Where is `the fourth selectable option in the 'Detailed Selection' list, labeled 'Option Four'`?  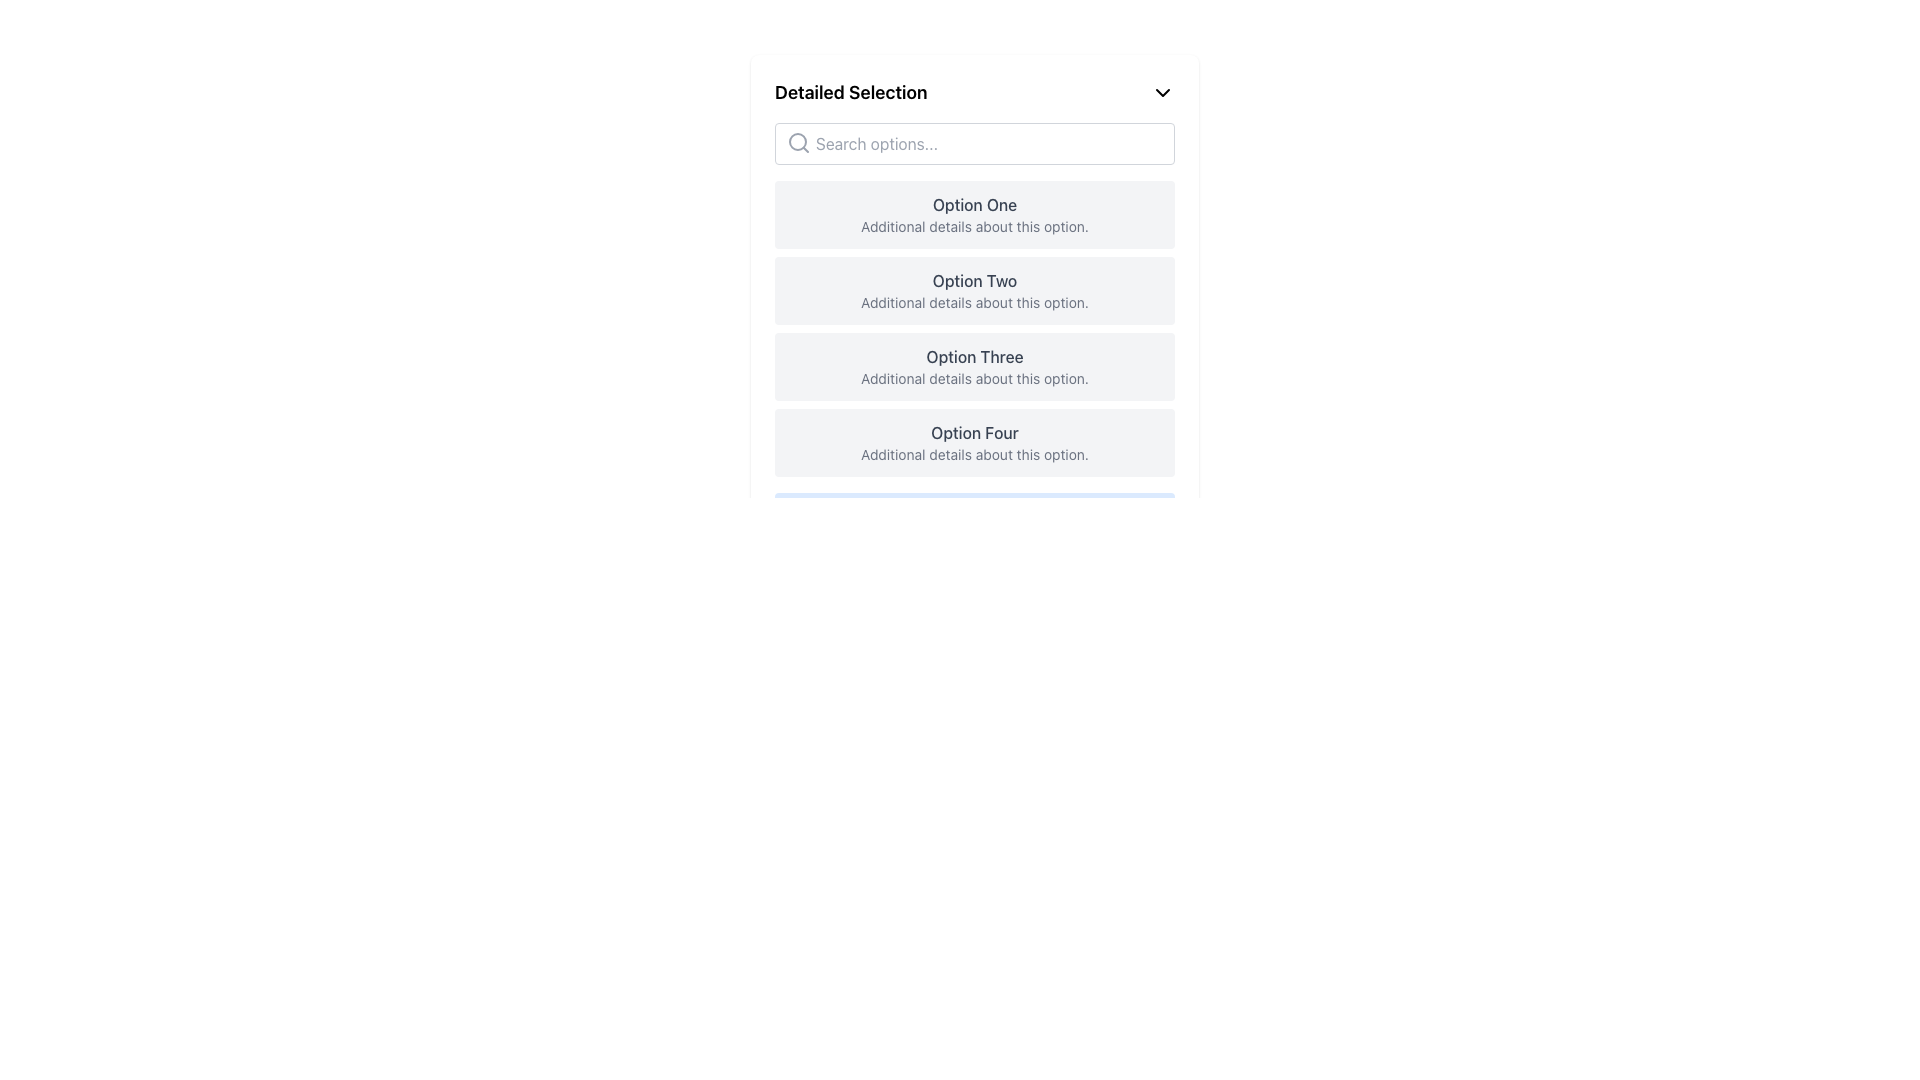 the fourth selectable option in the 'Detailed Selection' list, labeled 'Option Four' is located at coordinates (974, 442).